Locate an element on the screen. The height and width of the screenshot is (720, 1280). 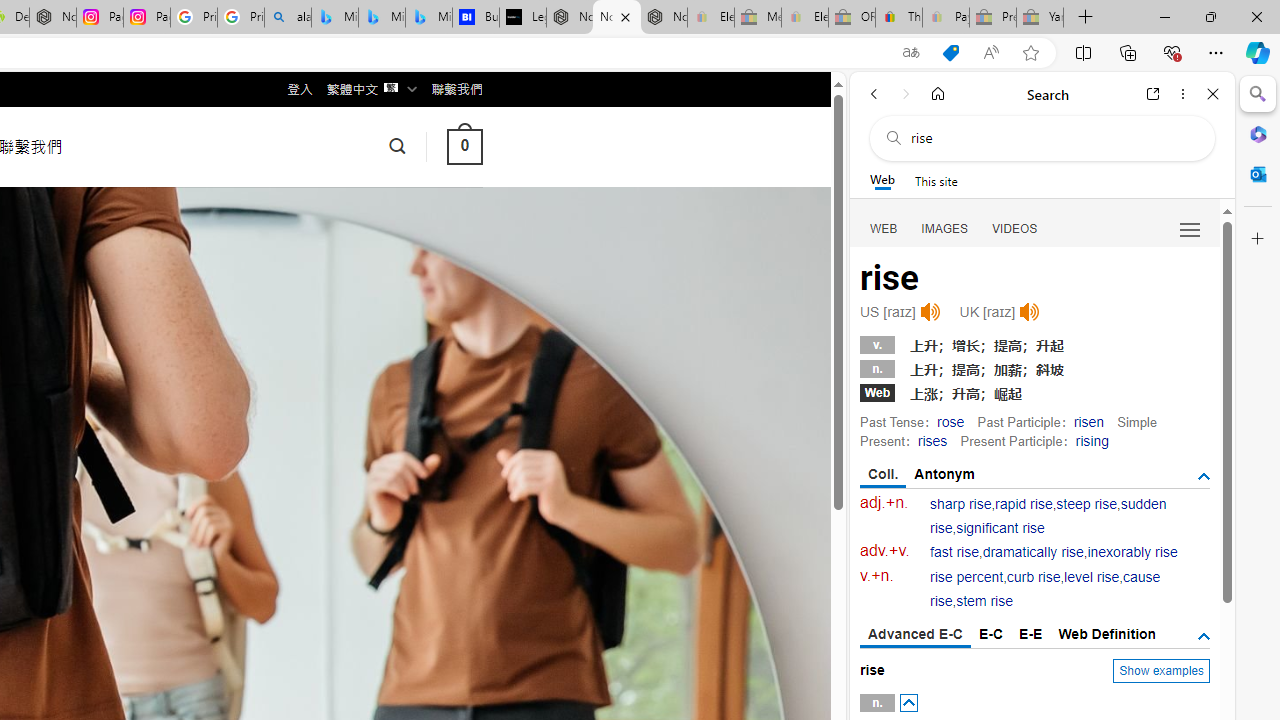
'sudden rise' is located at coordinates (1047, 515).